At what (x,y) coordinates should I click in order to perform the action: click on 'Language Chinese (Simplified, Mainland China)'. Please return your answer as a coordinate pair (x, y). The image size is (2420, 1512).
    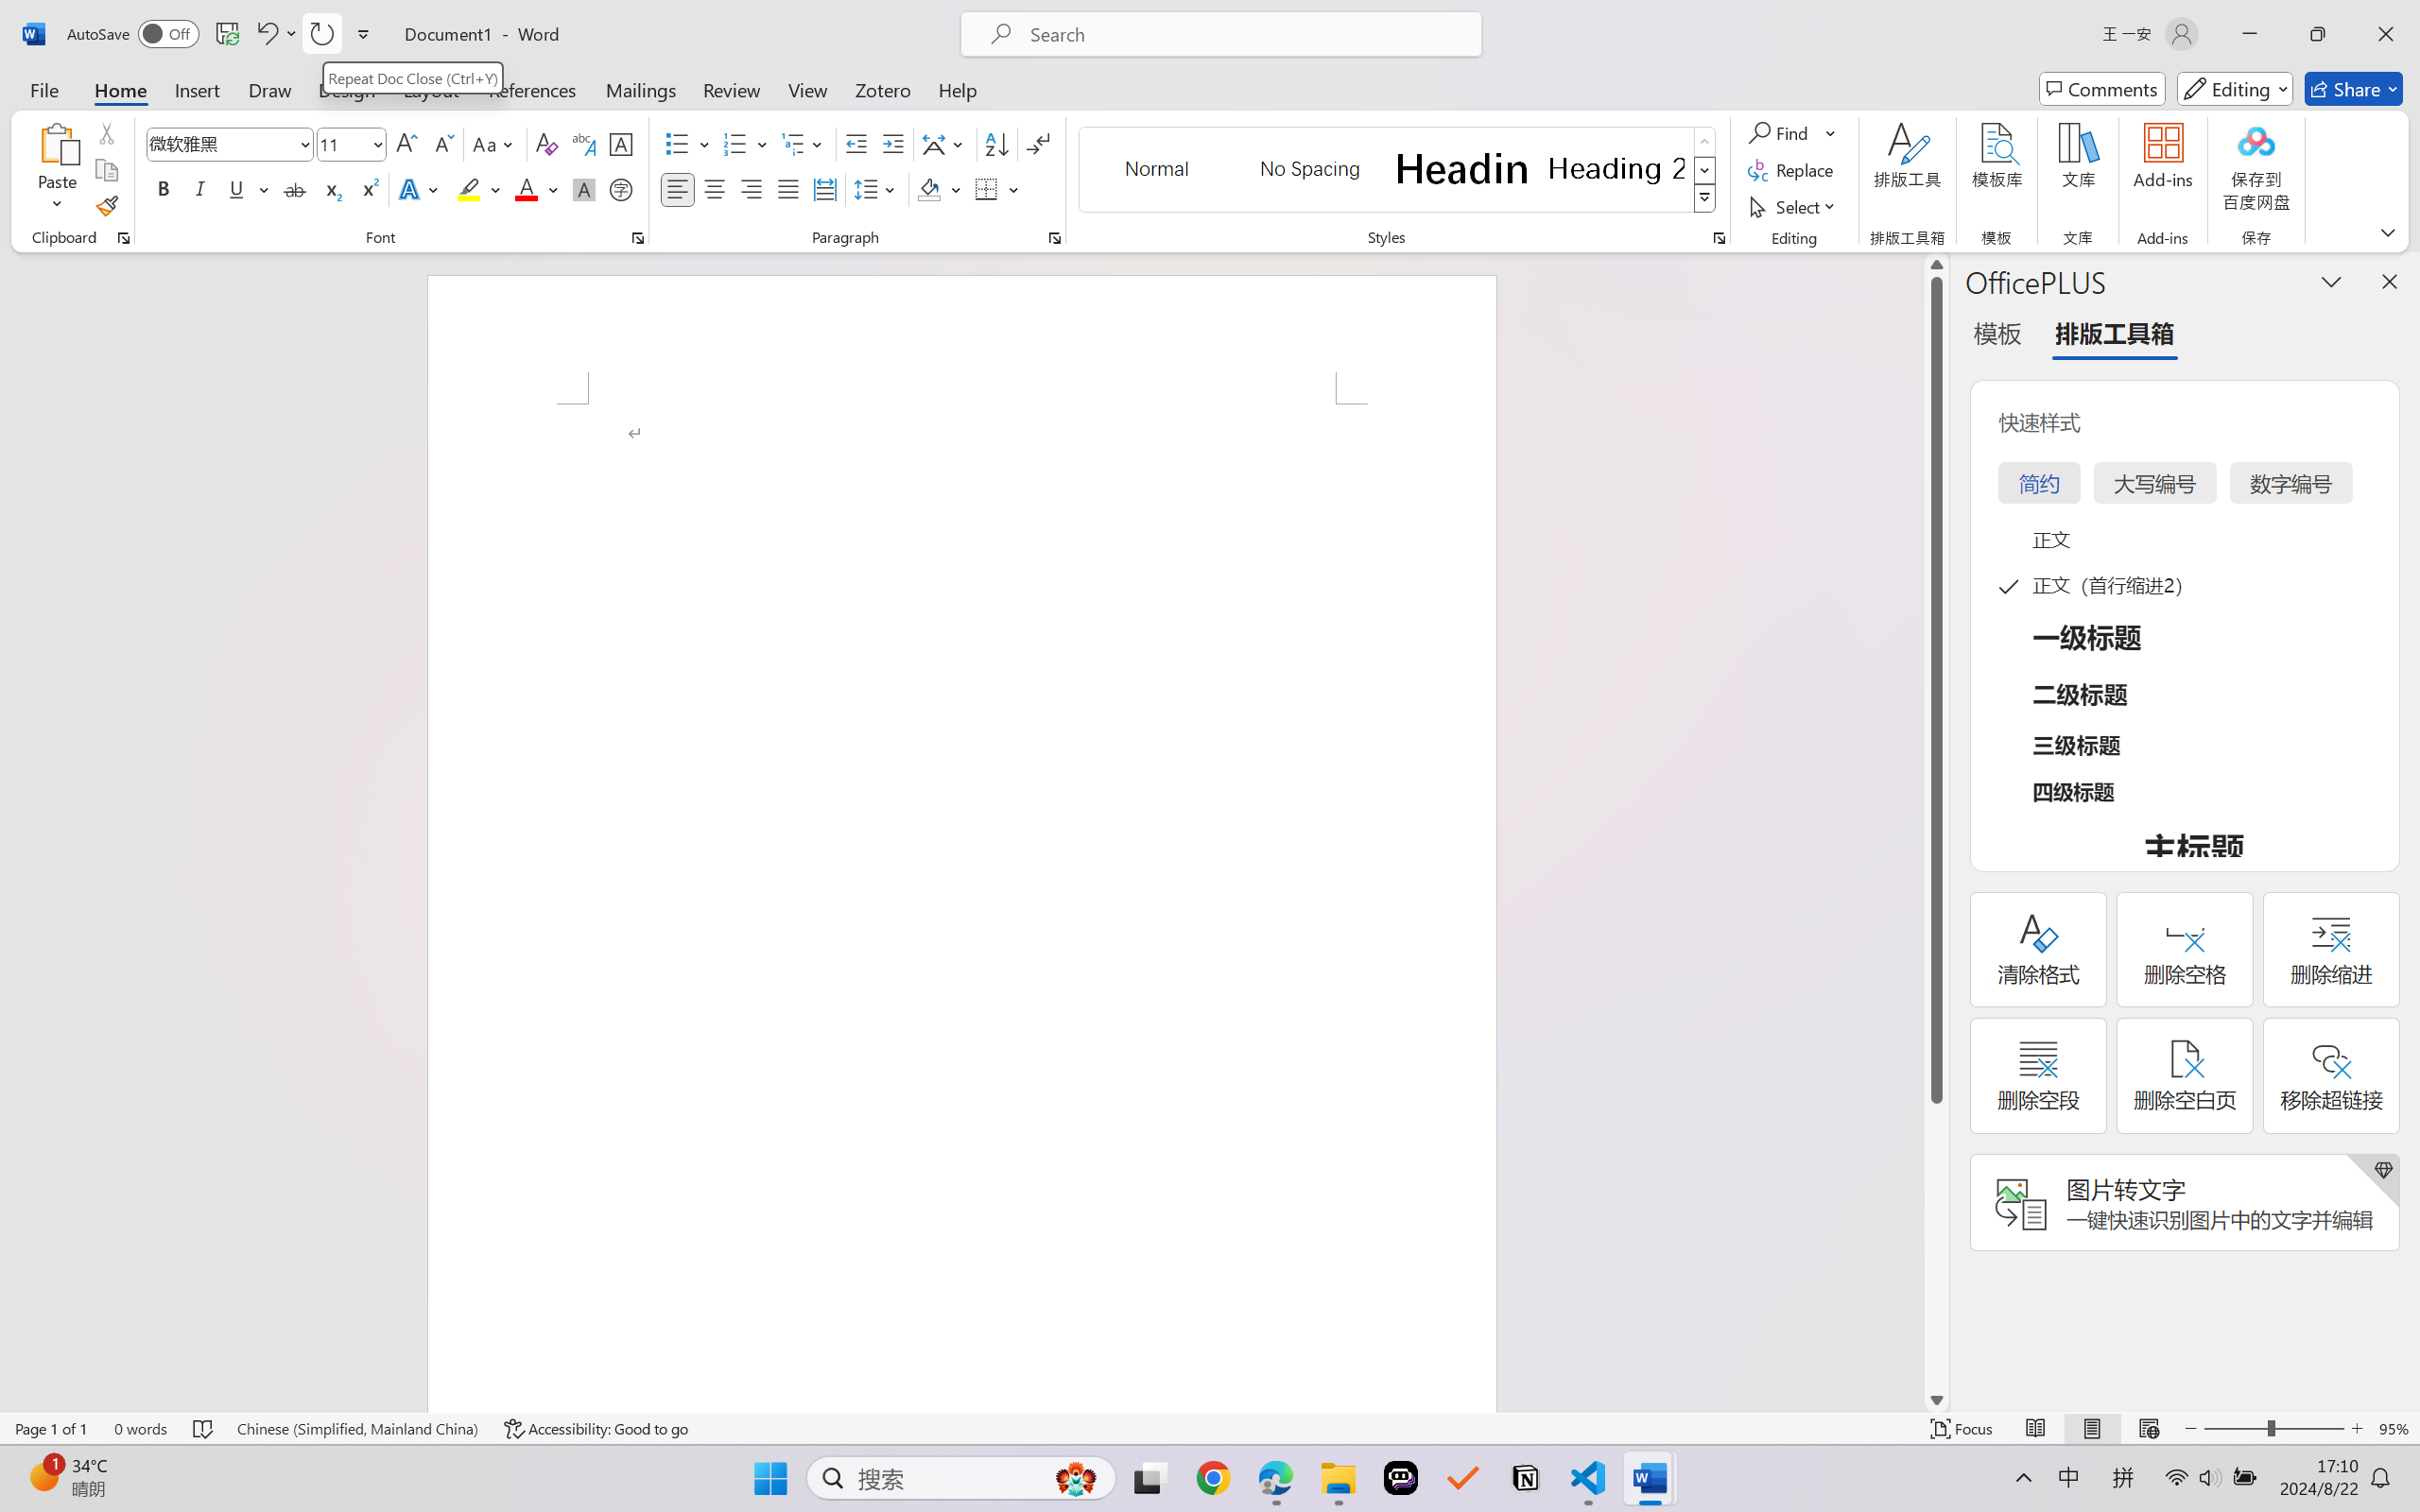
    Looking at the image, I should click on (356, 1428).